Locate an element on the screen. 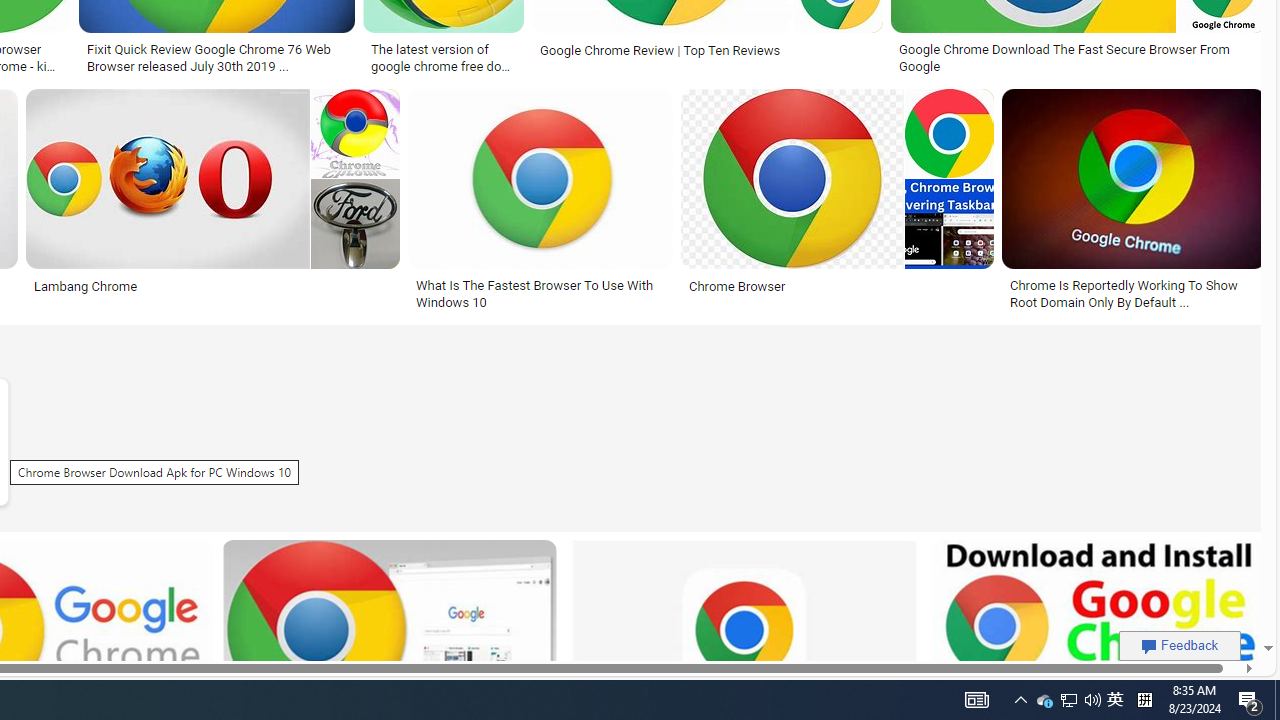 The image size is (1280, 720). 'Lambang ChromeSave' is located at coordinates (216, 203).